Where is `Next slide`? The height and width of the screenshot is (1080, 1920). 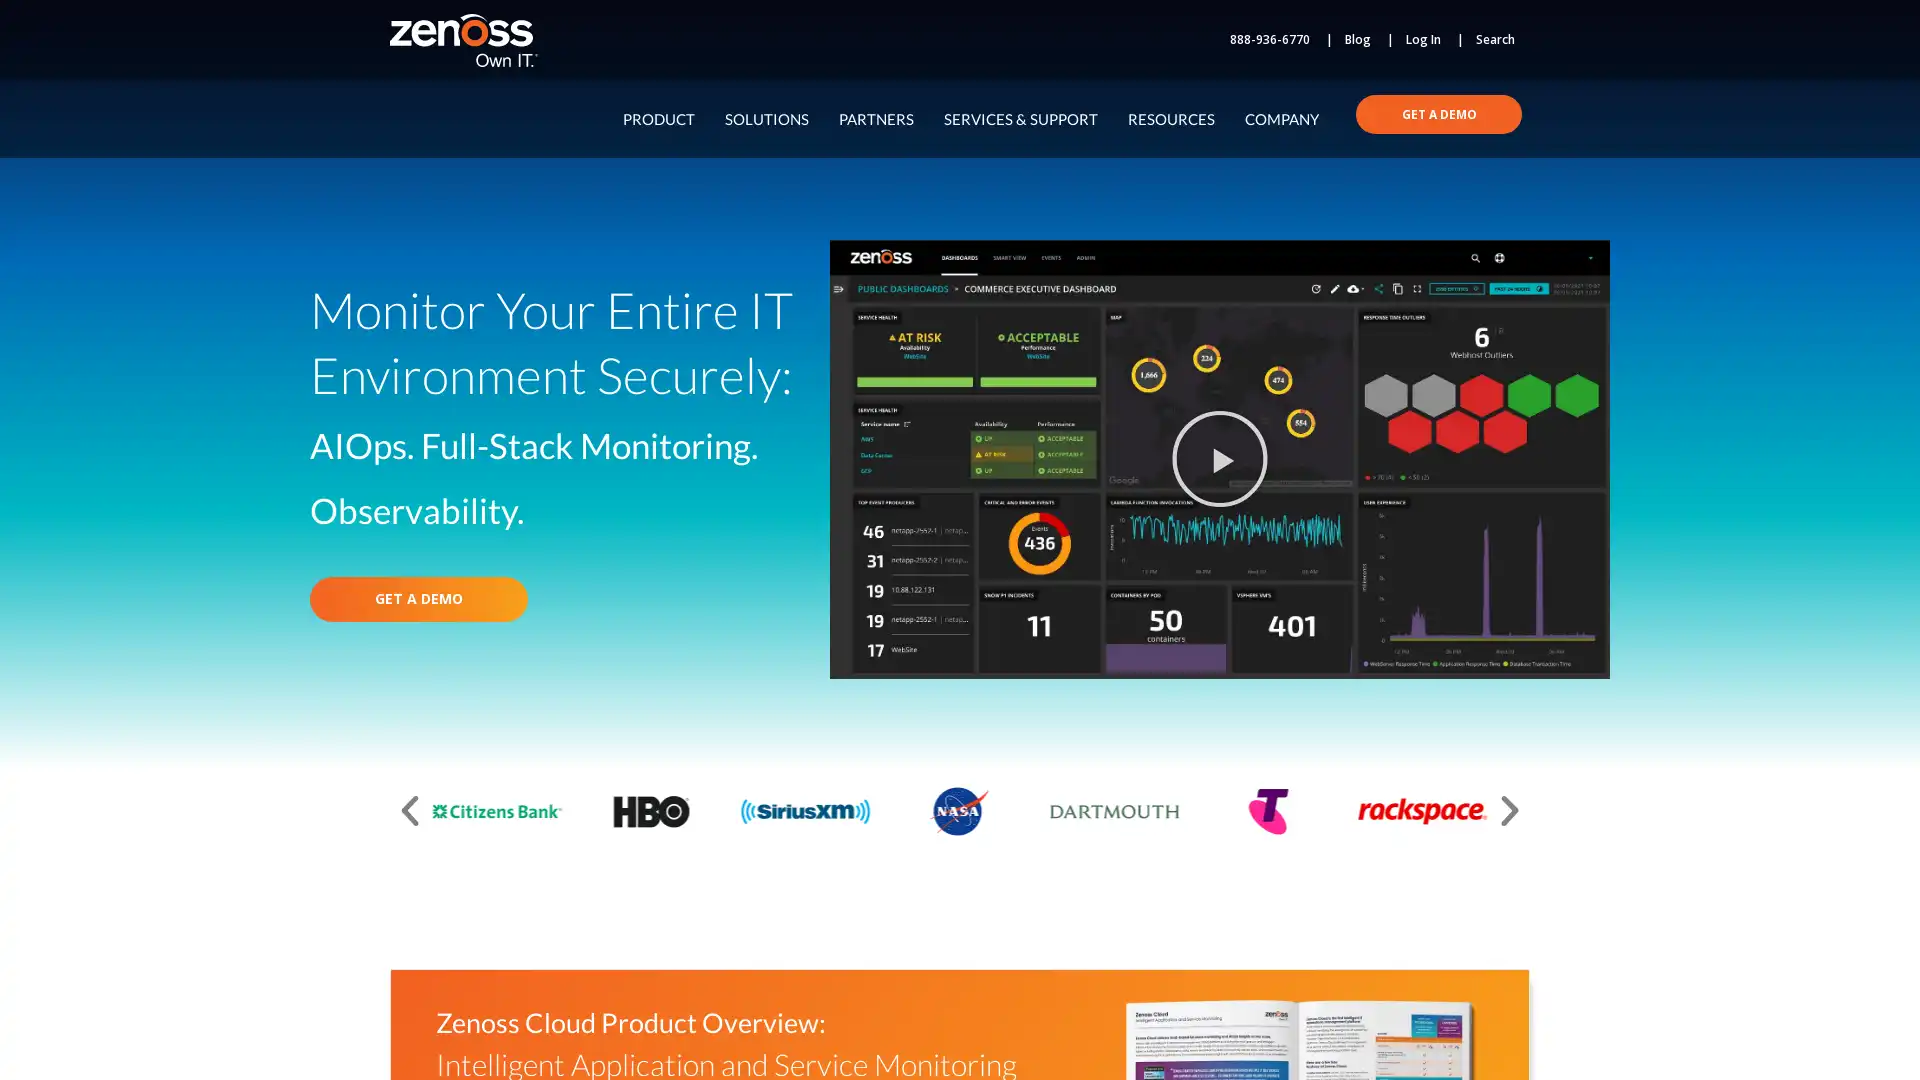 Next slide is located at coordinates (1510, 810).